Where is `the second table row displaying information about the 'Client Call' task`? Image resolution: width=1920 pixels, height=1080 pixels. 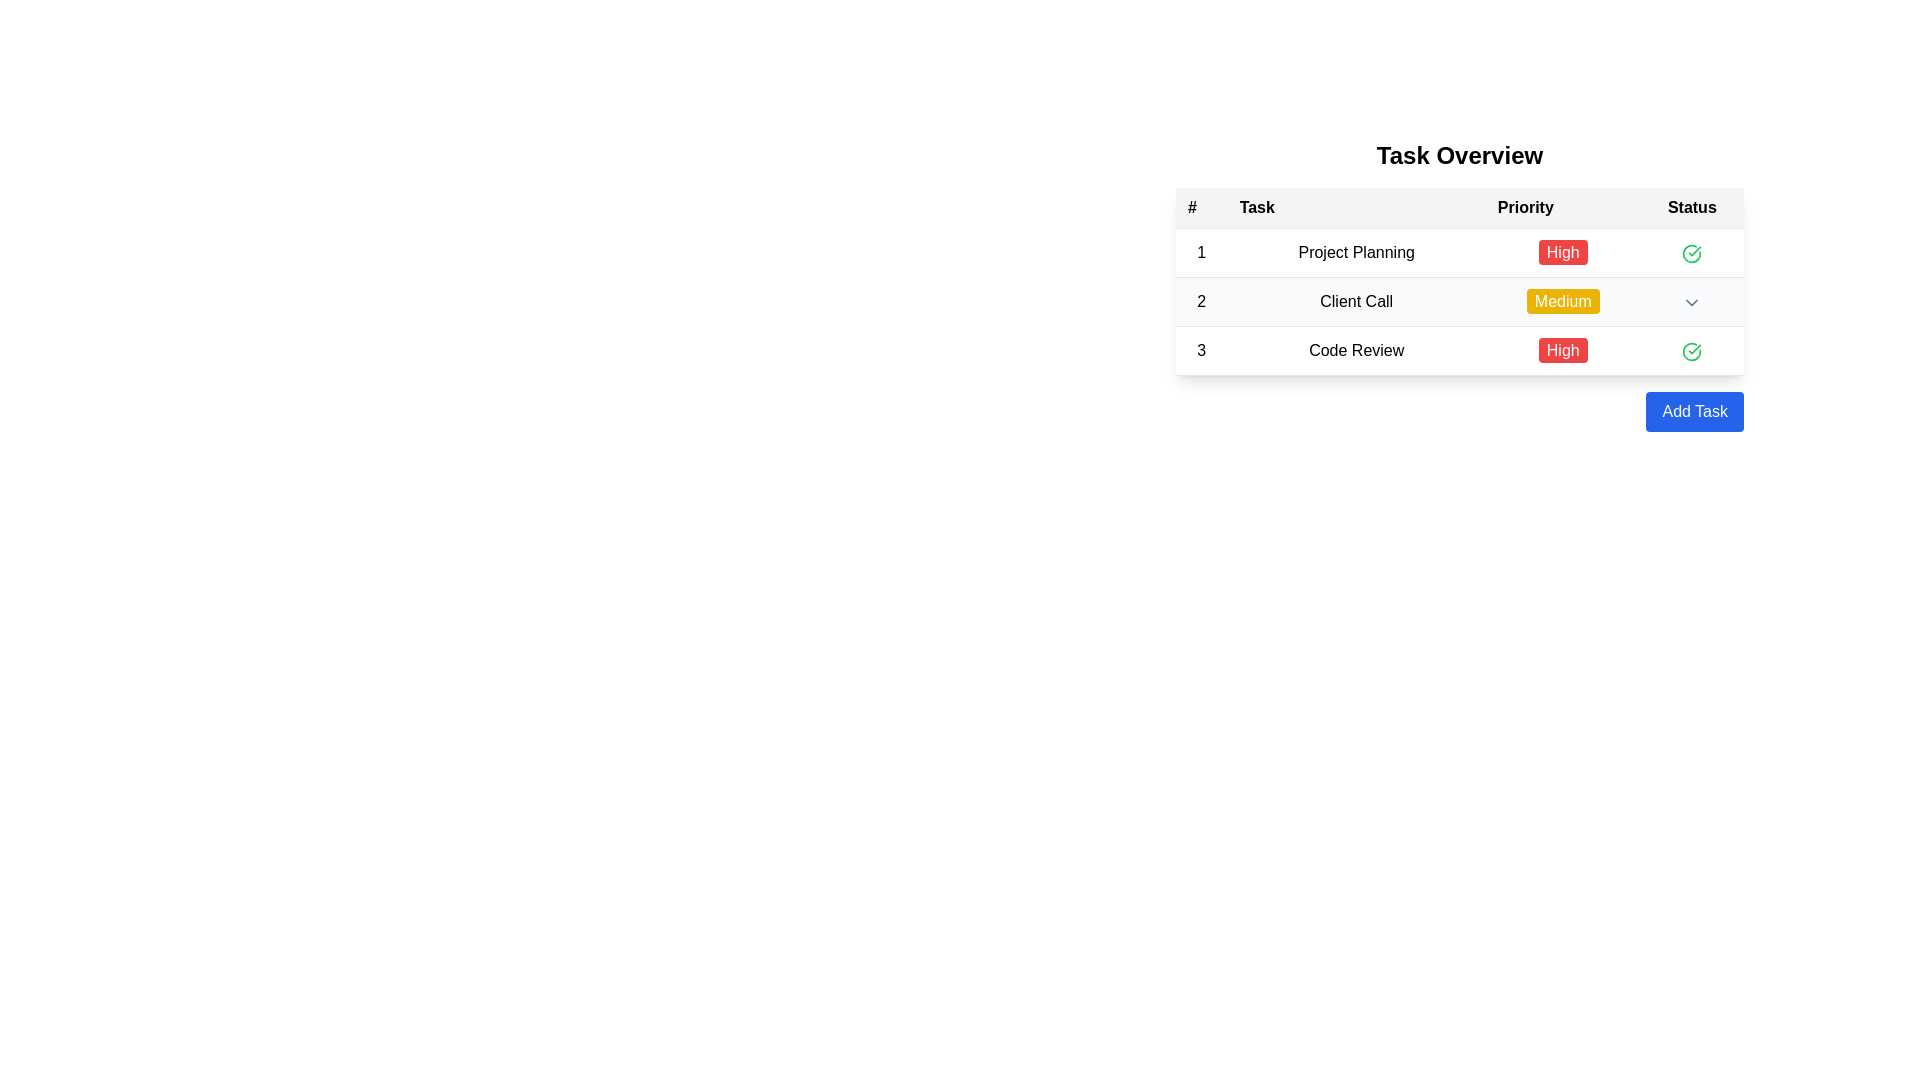 the second table row displaying information about the 'Client Call' task is located at coordinates (1459, 301).